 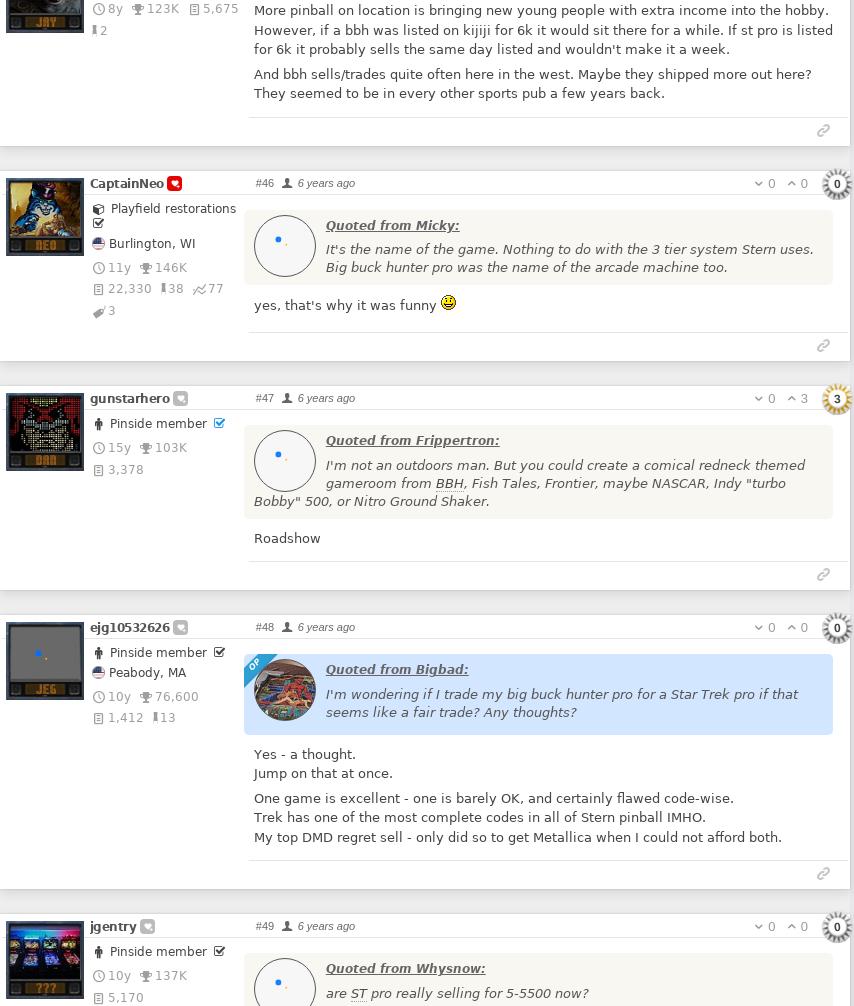 I want to click on '#46', so click(x=263, y=181).